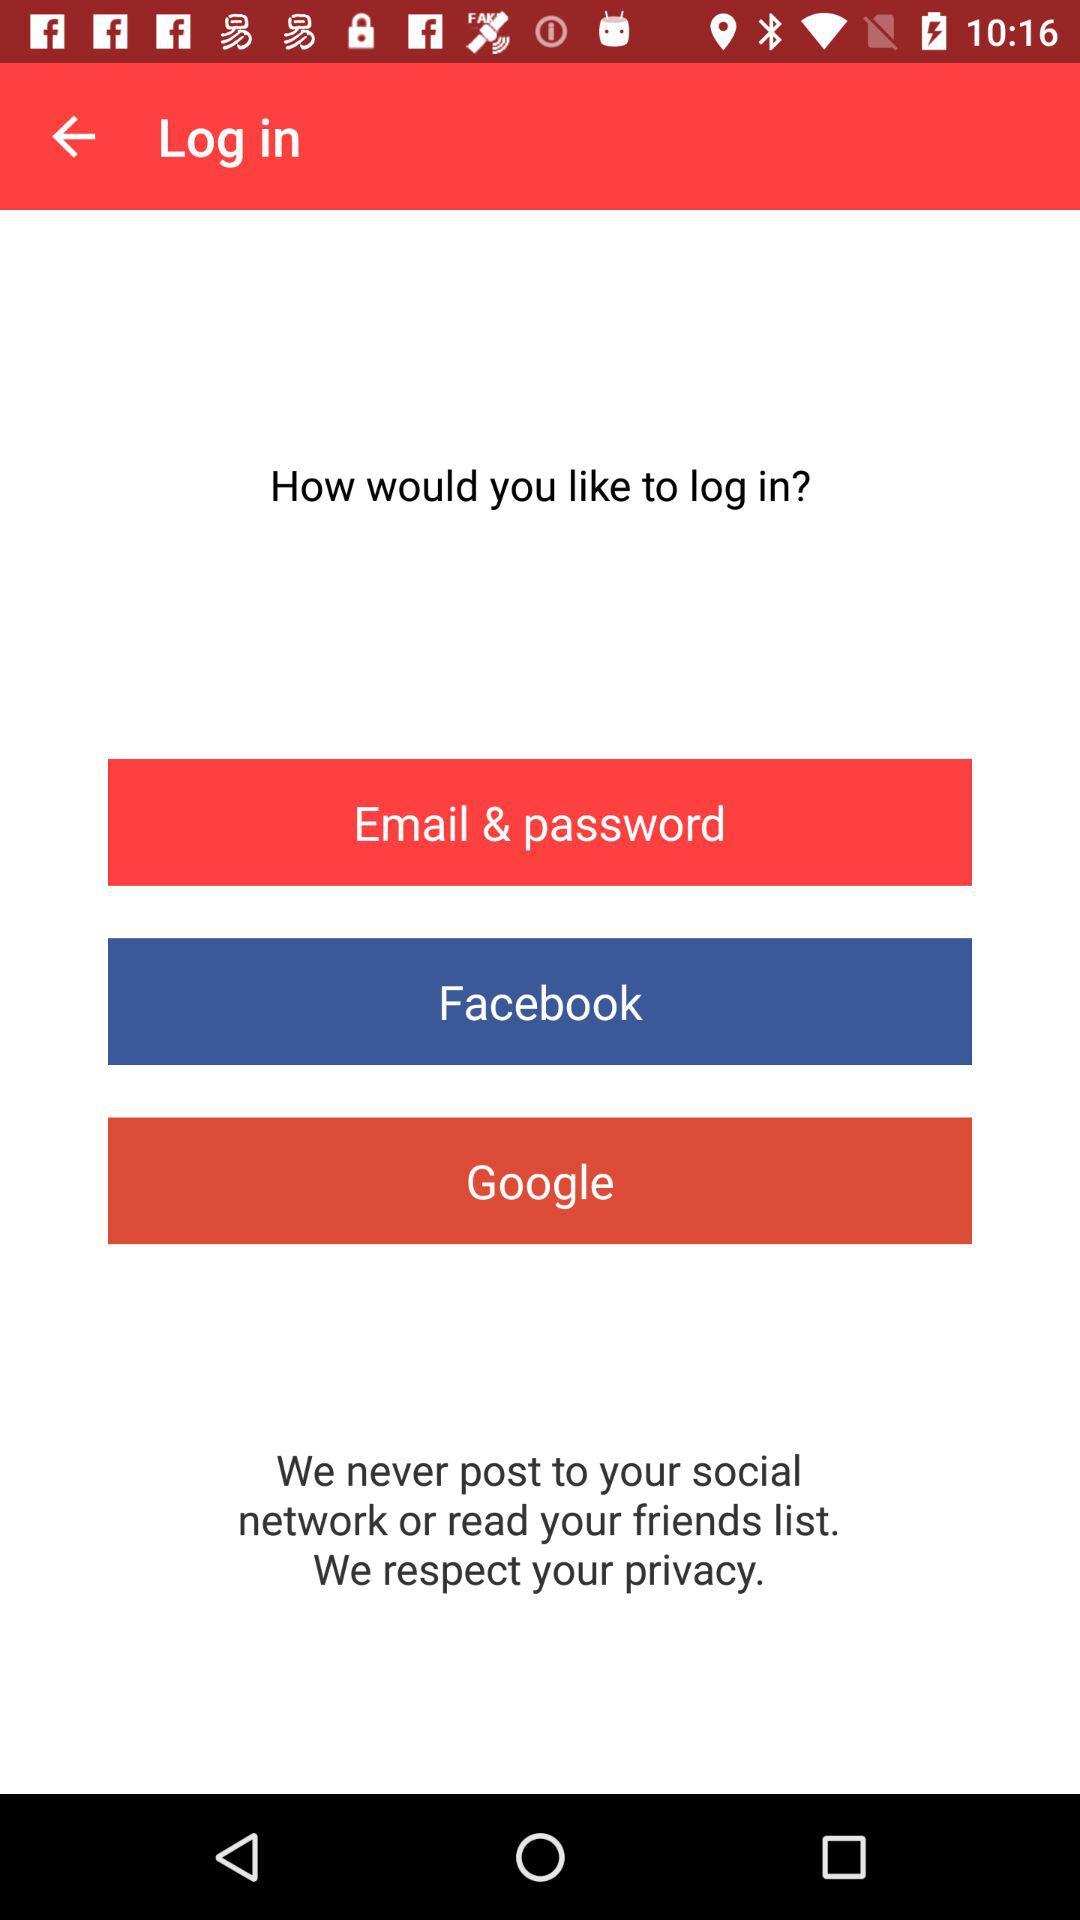 The image size is (1080, 1920). Describe the element at coordinates (540, 1001) in the screenshot. I see `app below the email & password item` at that location.